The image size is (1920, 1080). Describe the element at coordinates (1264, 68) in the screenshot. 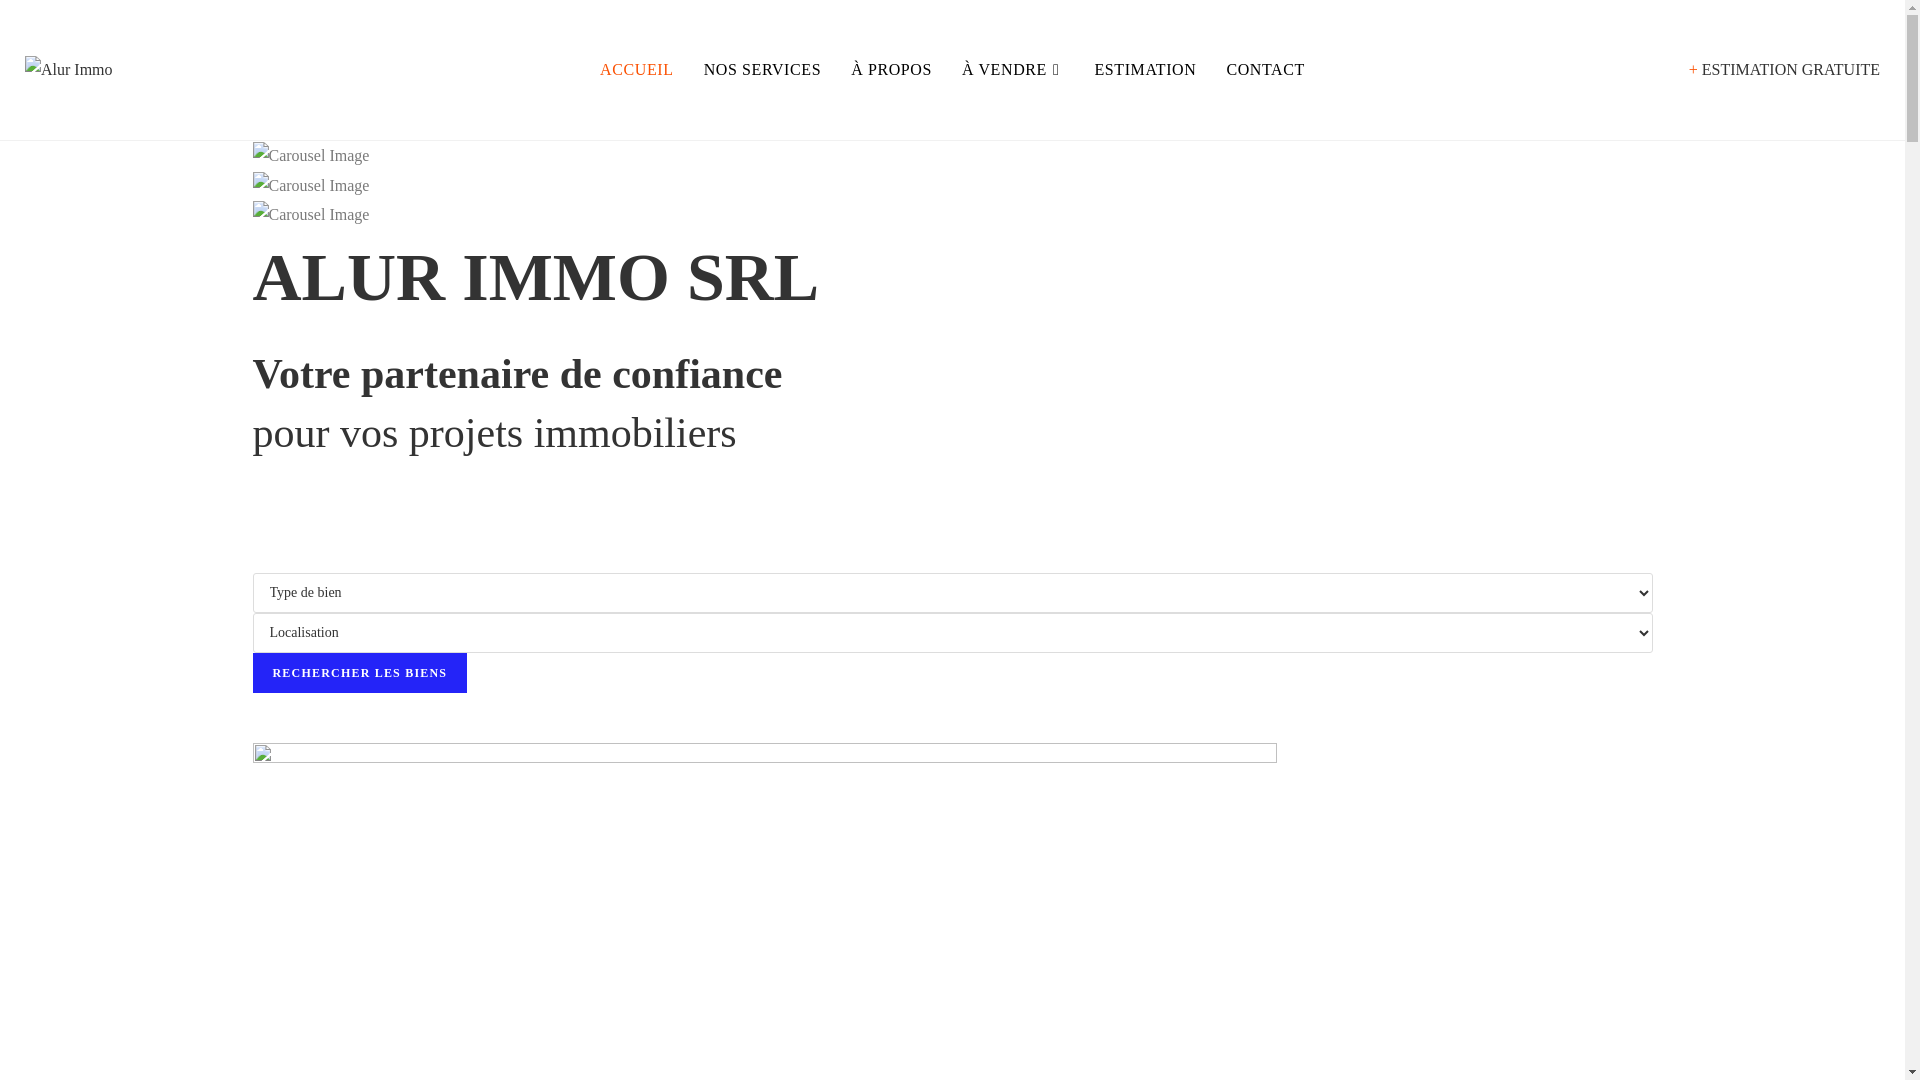

I see `'CONTACT'` at that location.